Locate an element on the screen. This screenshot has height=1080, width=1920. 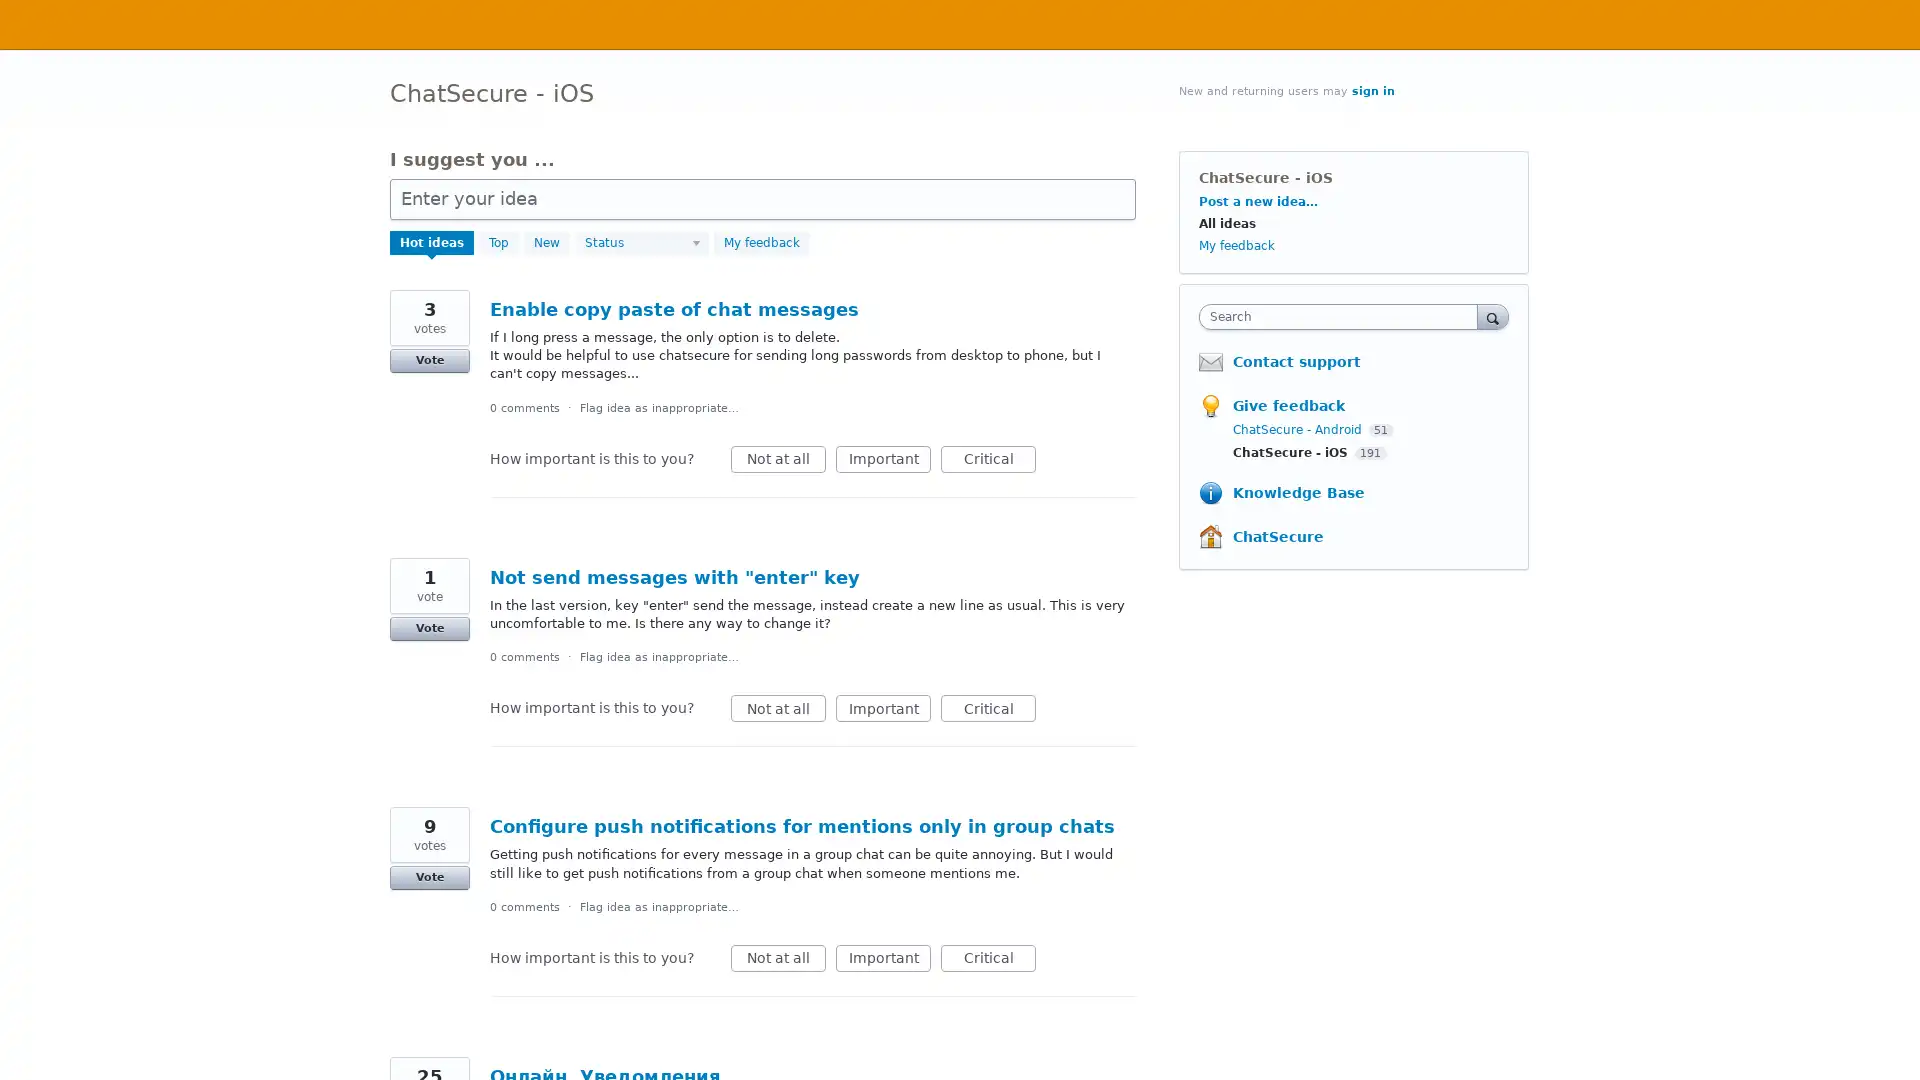
Vote is located at coordinates (429, 627).